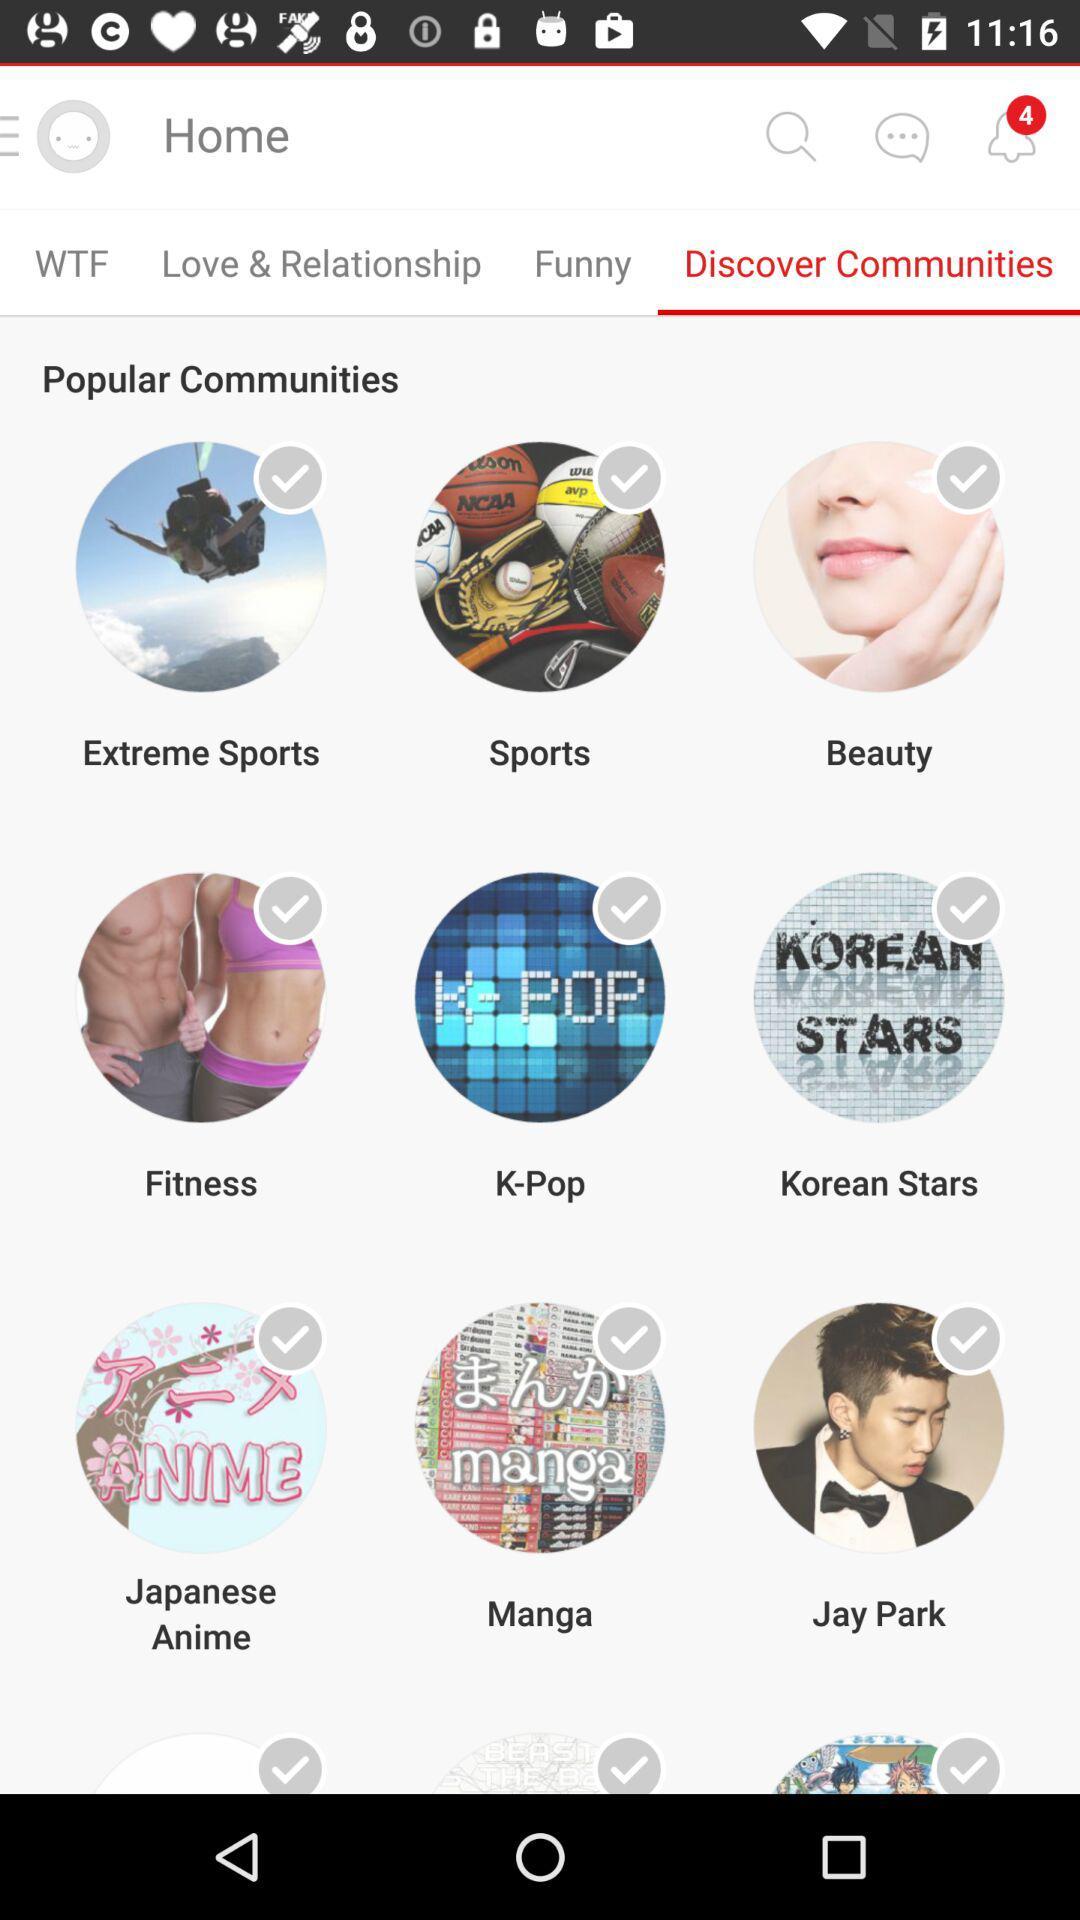 The height and width of the screenshot is (1920, 1080). Describe the element at coordinates (1011, 135) in the screenshot. I see `message alerts` at that location.